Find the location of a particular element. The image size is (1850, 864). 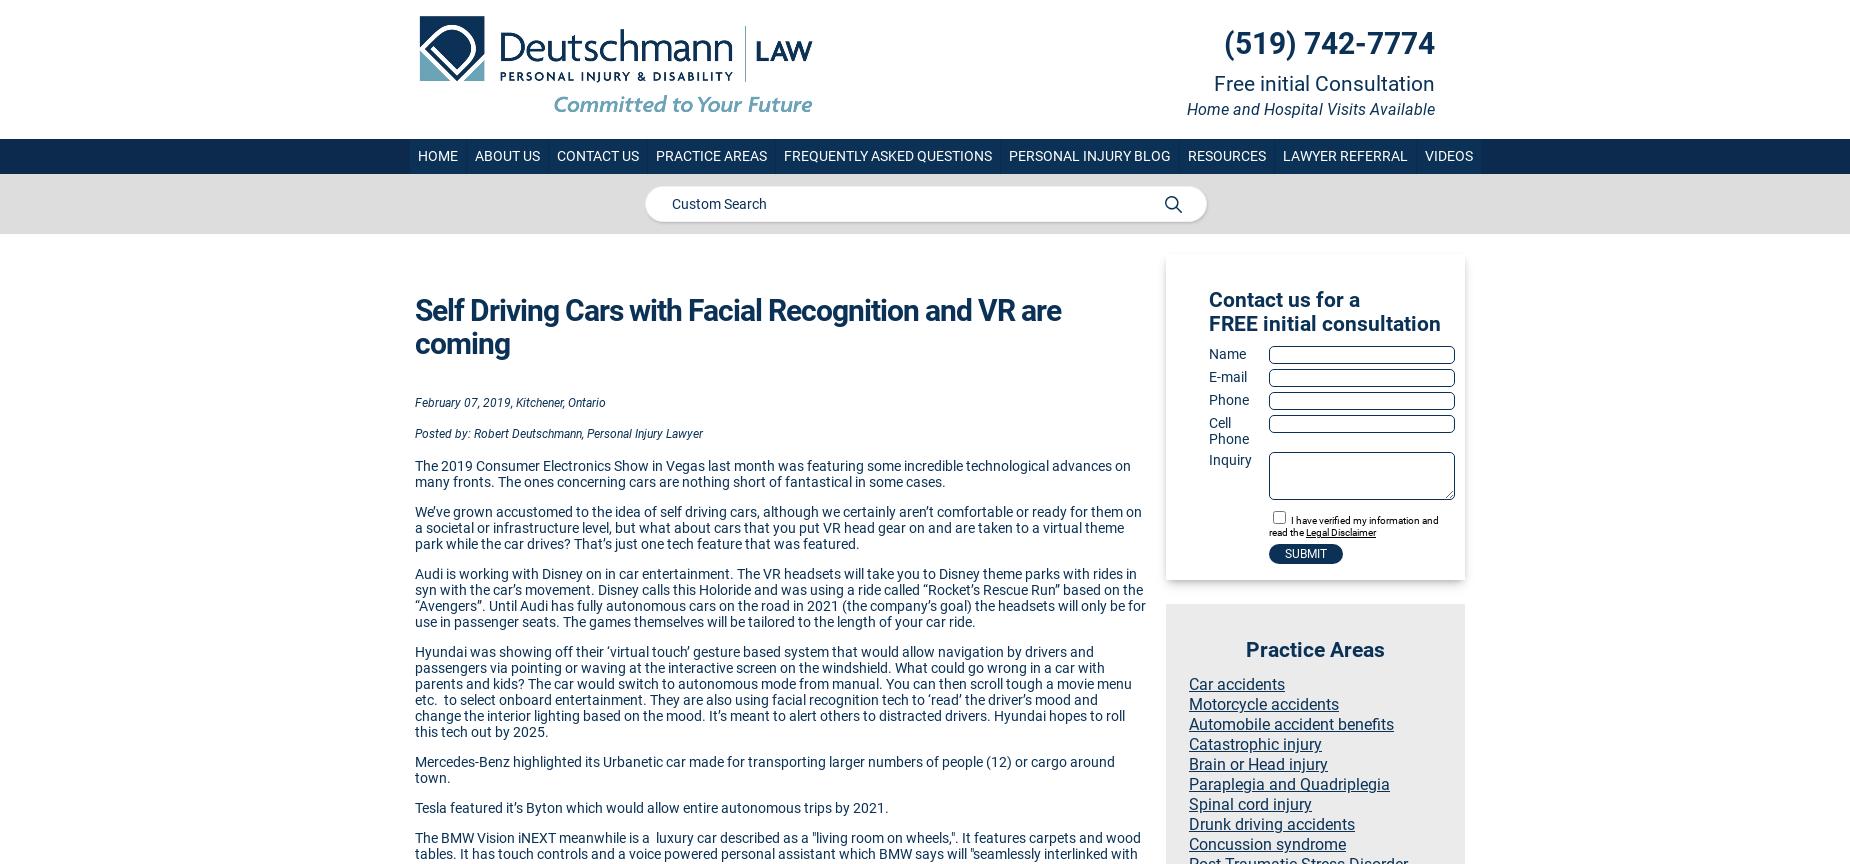

'Cell Phone' is located at coordinates (1227, 429).